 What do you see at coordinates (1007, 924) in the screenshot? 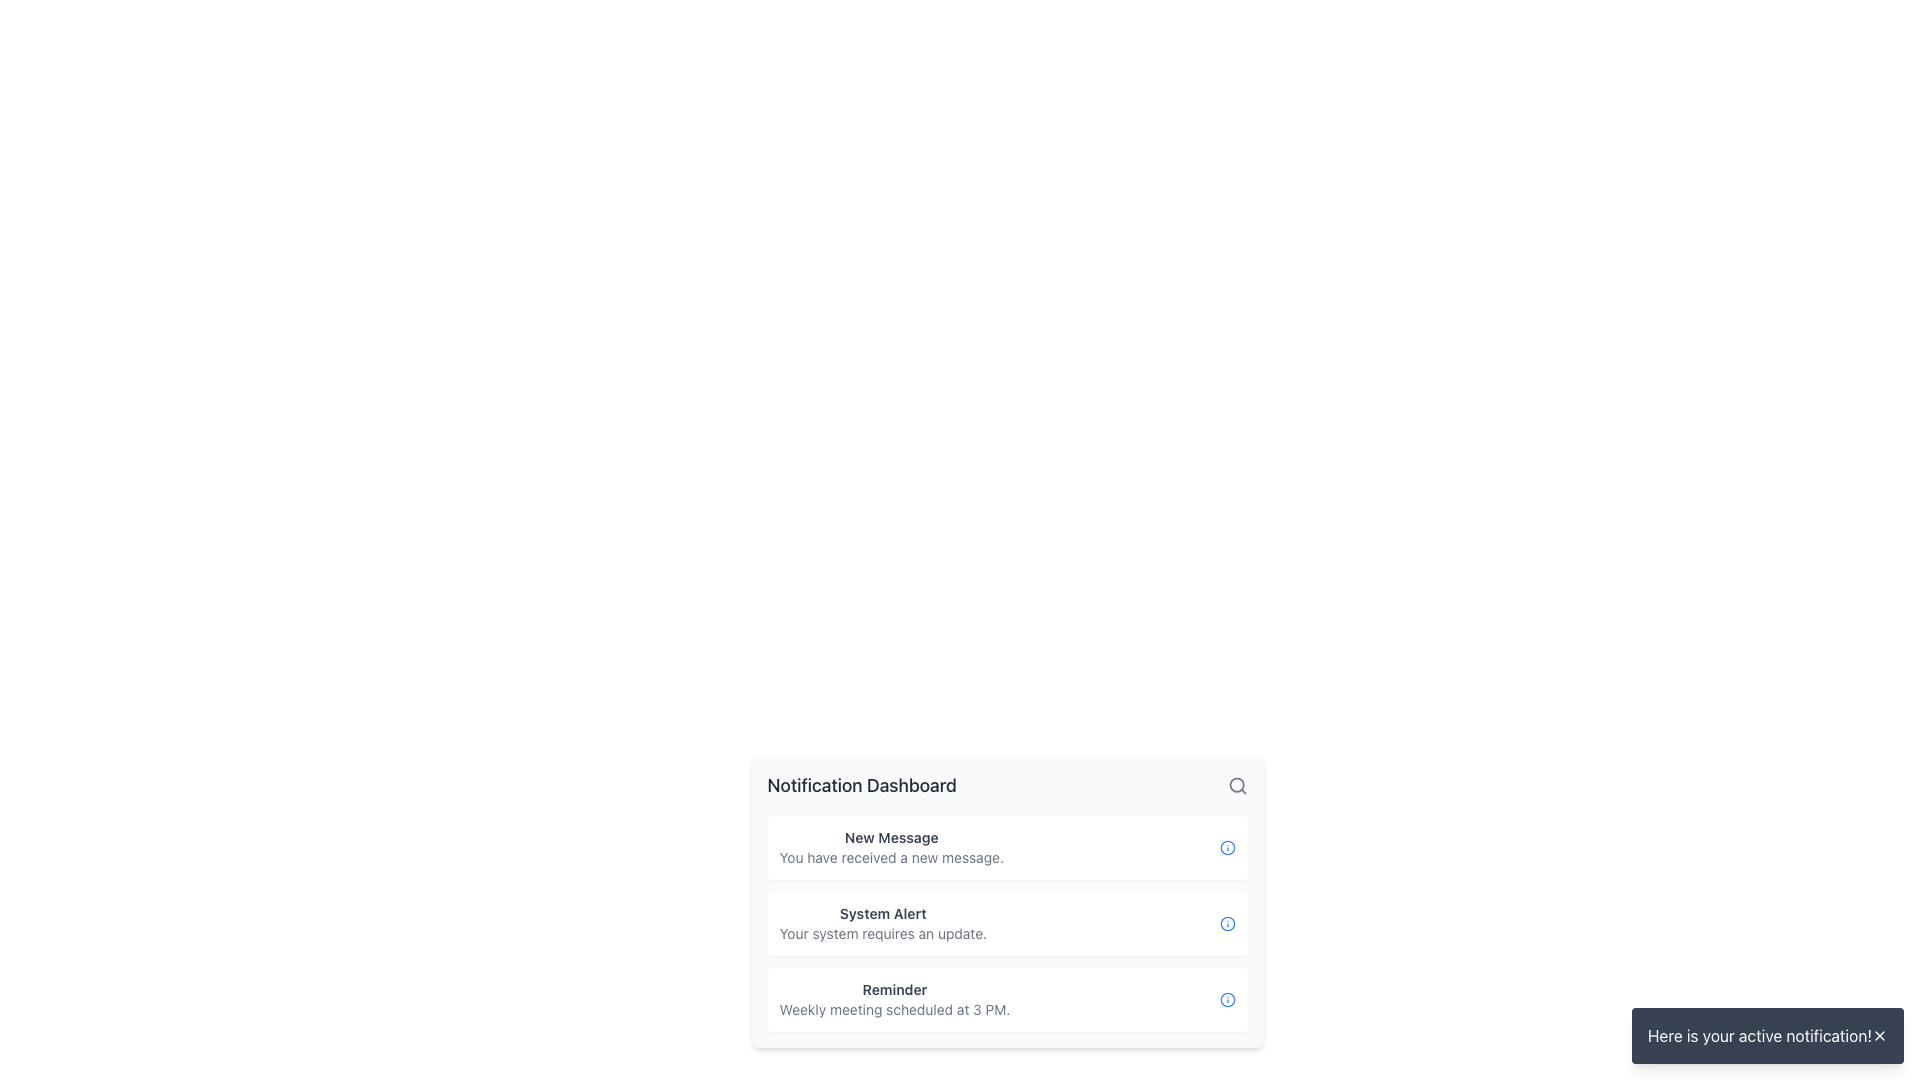
I see `alert information displayed on the Notification card, which indicates that the system requires an update. This Notification card is the second notification in the list, positioned between 'New Message' and 'Reminder'` at bounding box center [1007, 924].